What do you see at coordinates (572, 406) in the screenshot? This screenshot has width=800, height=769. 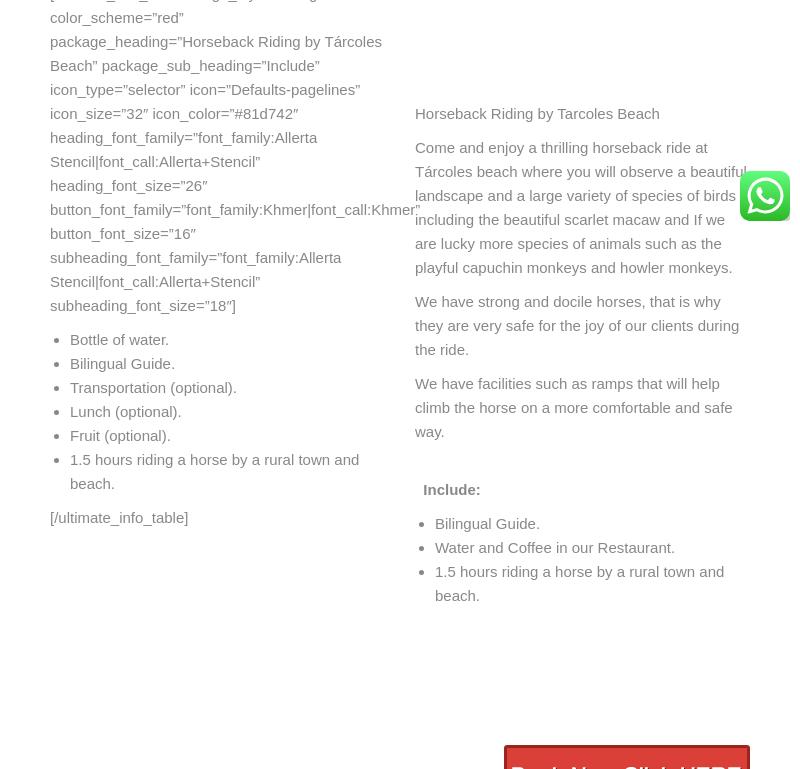 I see `'We have facilities such as ramps that will help climb the horse on a more comfortable and safe way.'` at bounding box center [572, 406].